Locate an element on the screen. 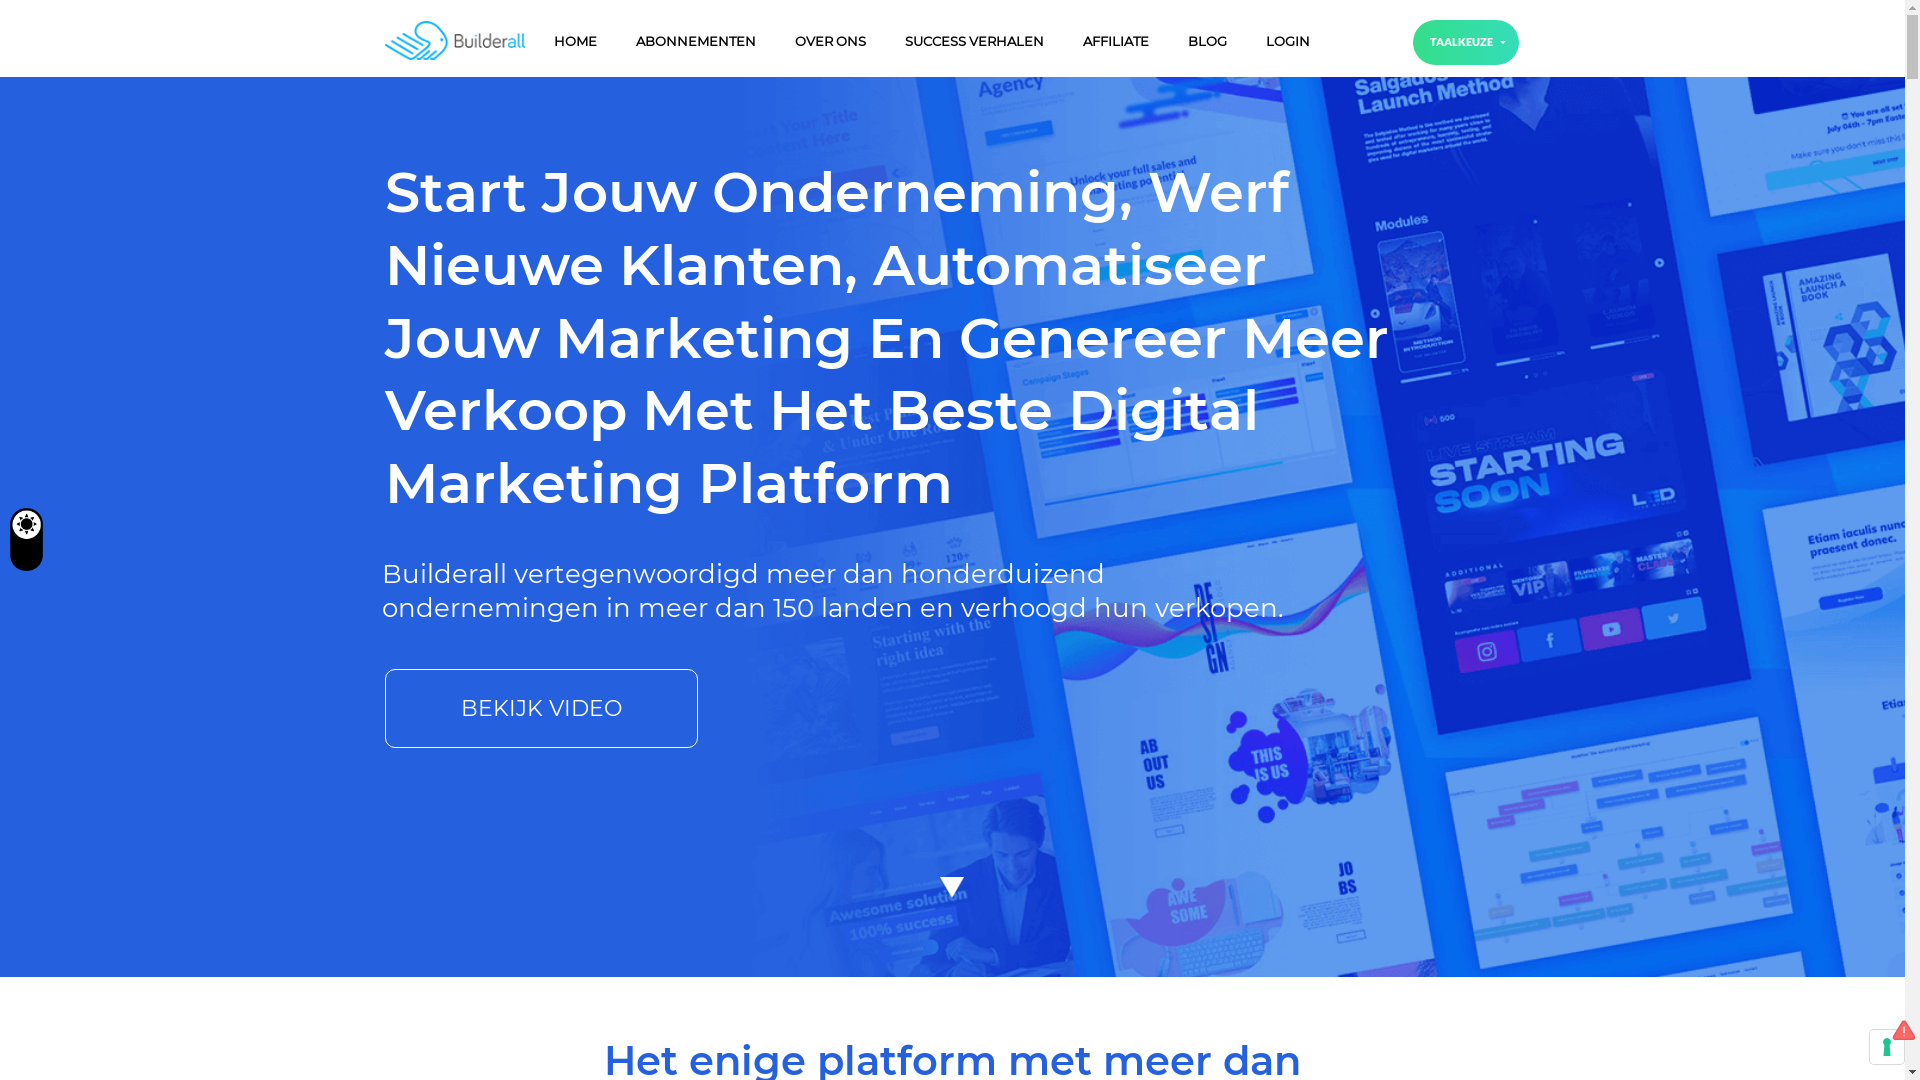 This screenshot has width=1920, height=1080. 'BLOG' is located at coordinates (1206, 41).